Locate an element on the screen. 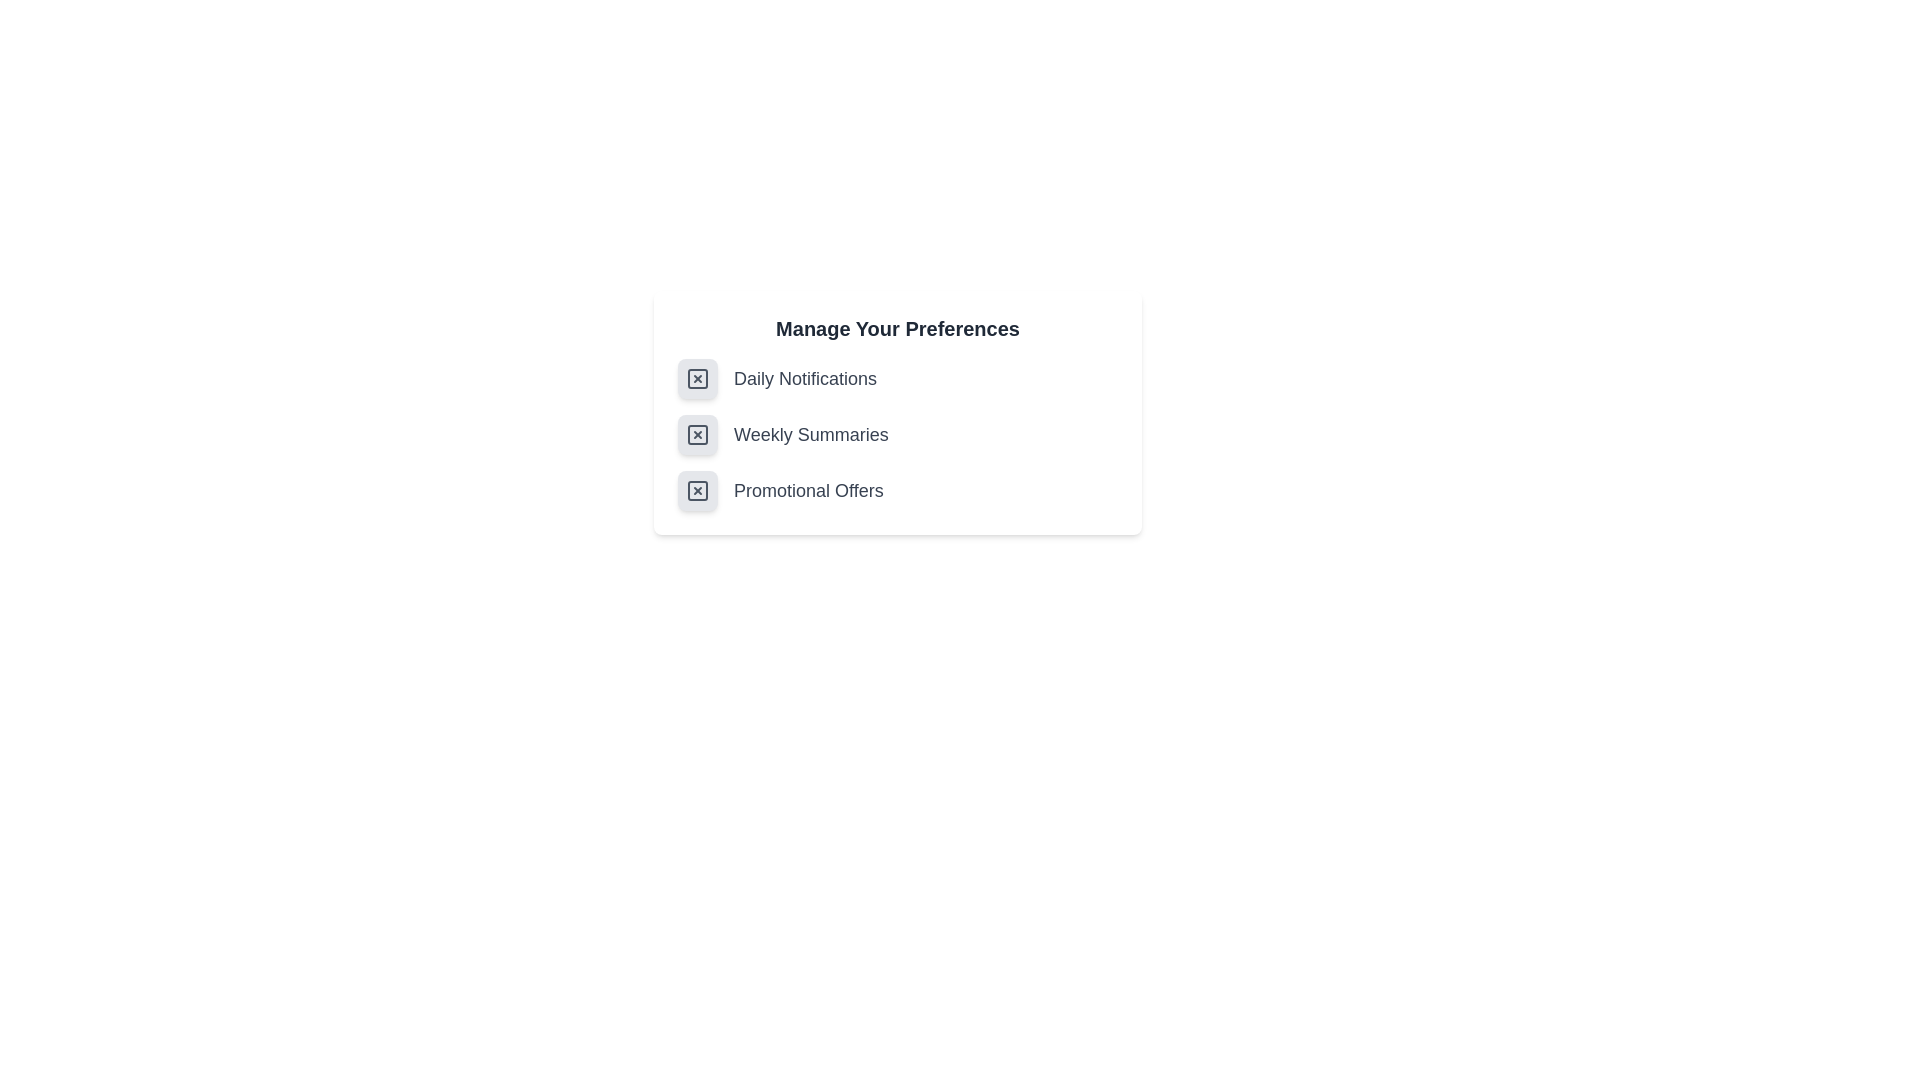 The height and width of the screenshot is (1080, 1920). the button located in the topmost row of the list on the left side of the text 'Daily Notifications' is located at coordinates (697, 378).